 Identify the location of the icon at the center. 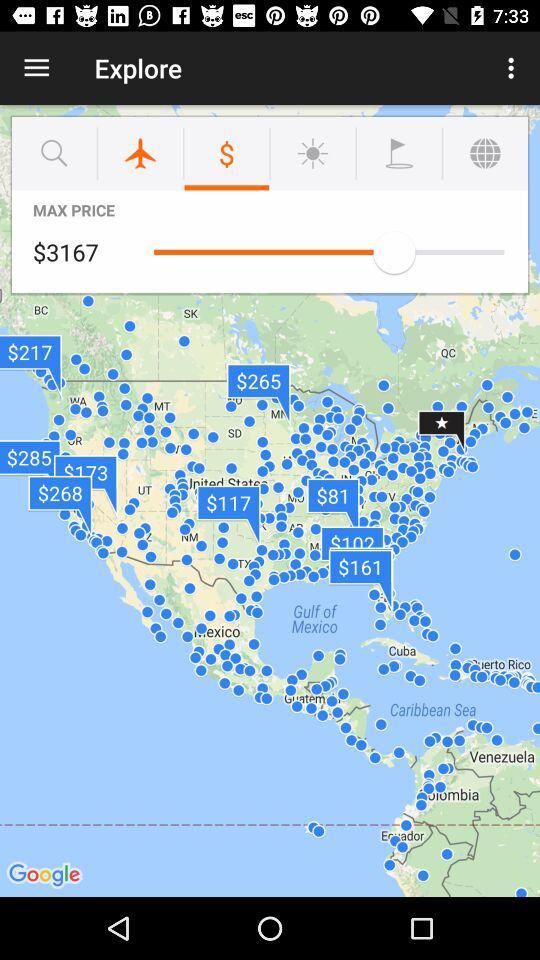
(270, 500).